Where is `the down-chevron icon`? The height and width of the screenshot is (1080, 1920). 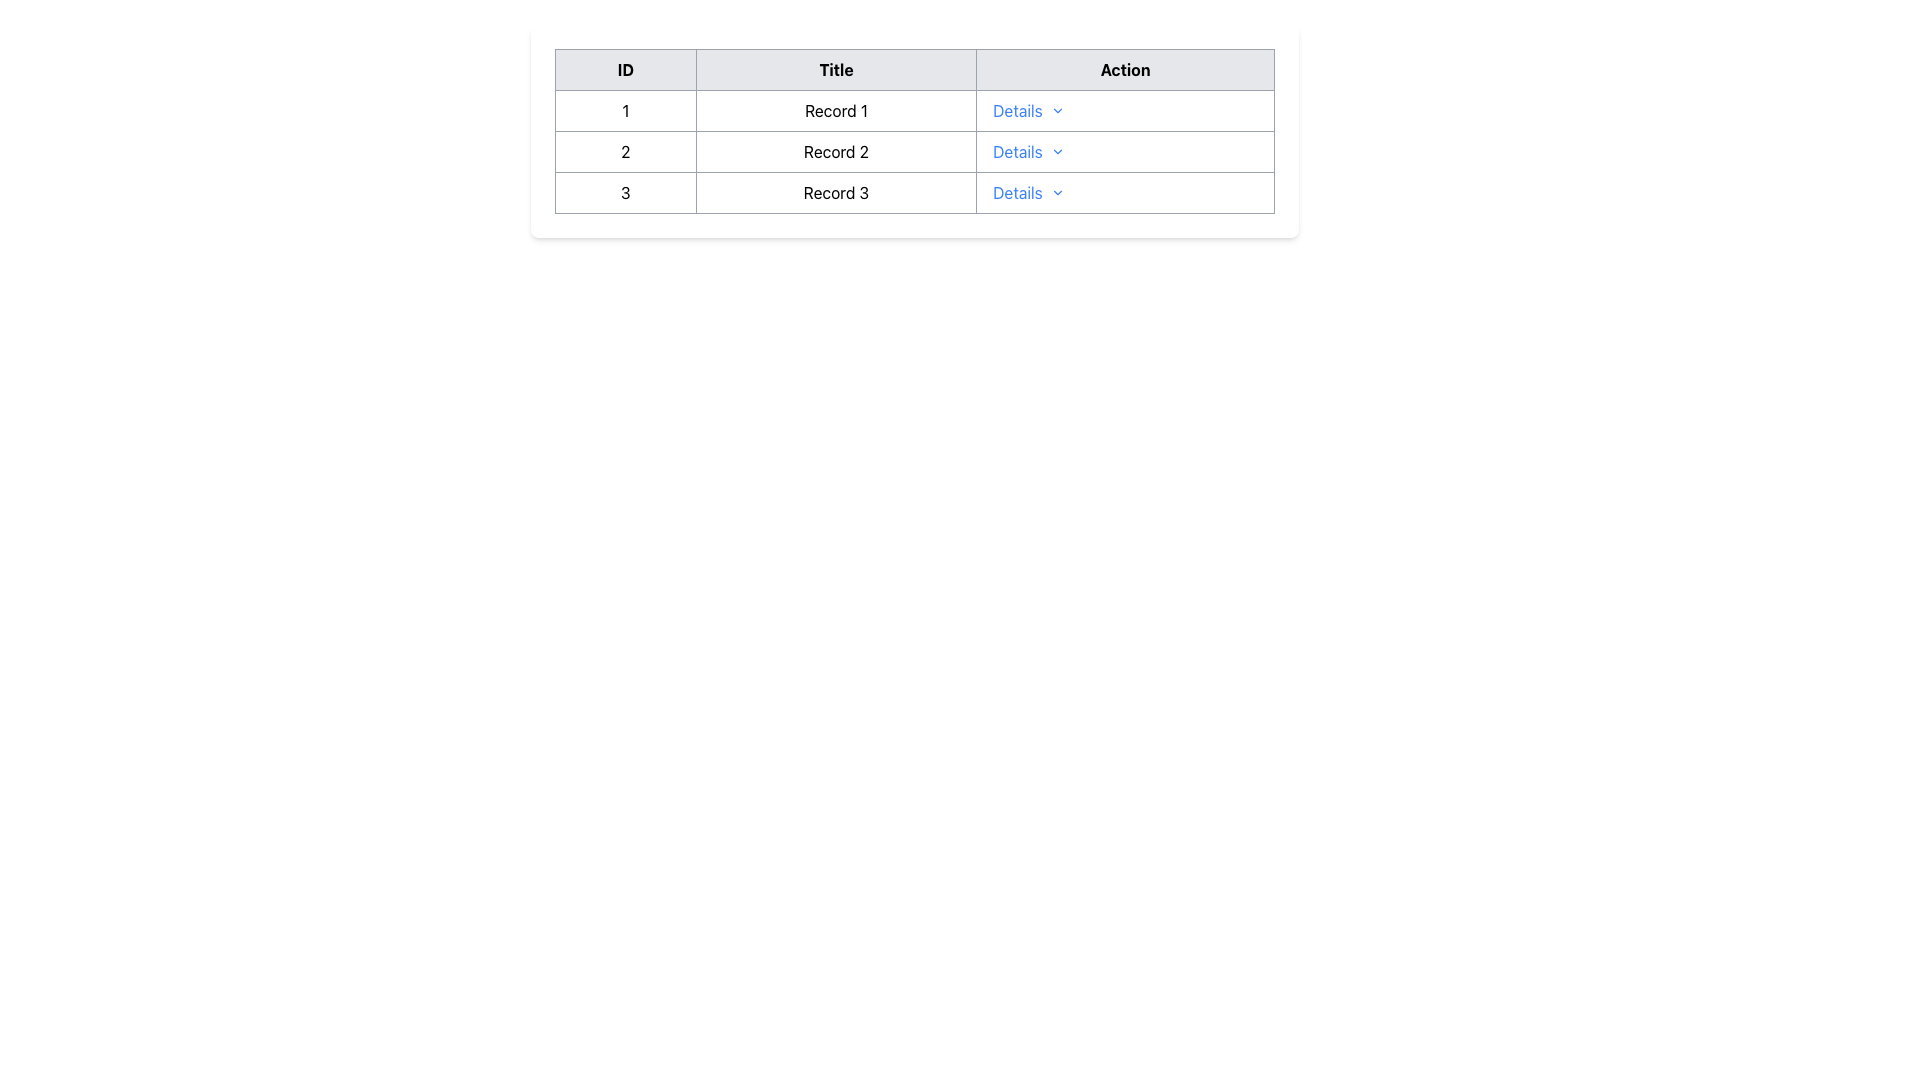
the down-chevron icon is located at coordinates (1056, 150).